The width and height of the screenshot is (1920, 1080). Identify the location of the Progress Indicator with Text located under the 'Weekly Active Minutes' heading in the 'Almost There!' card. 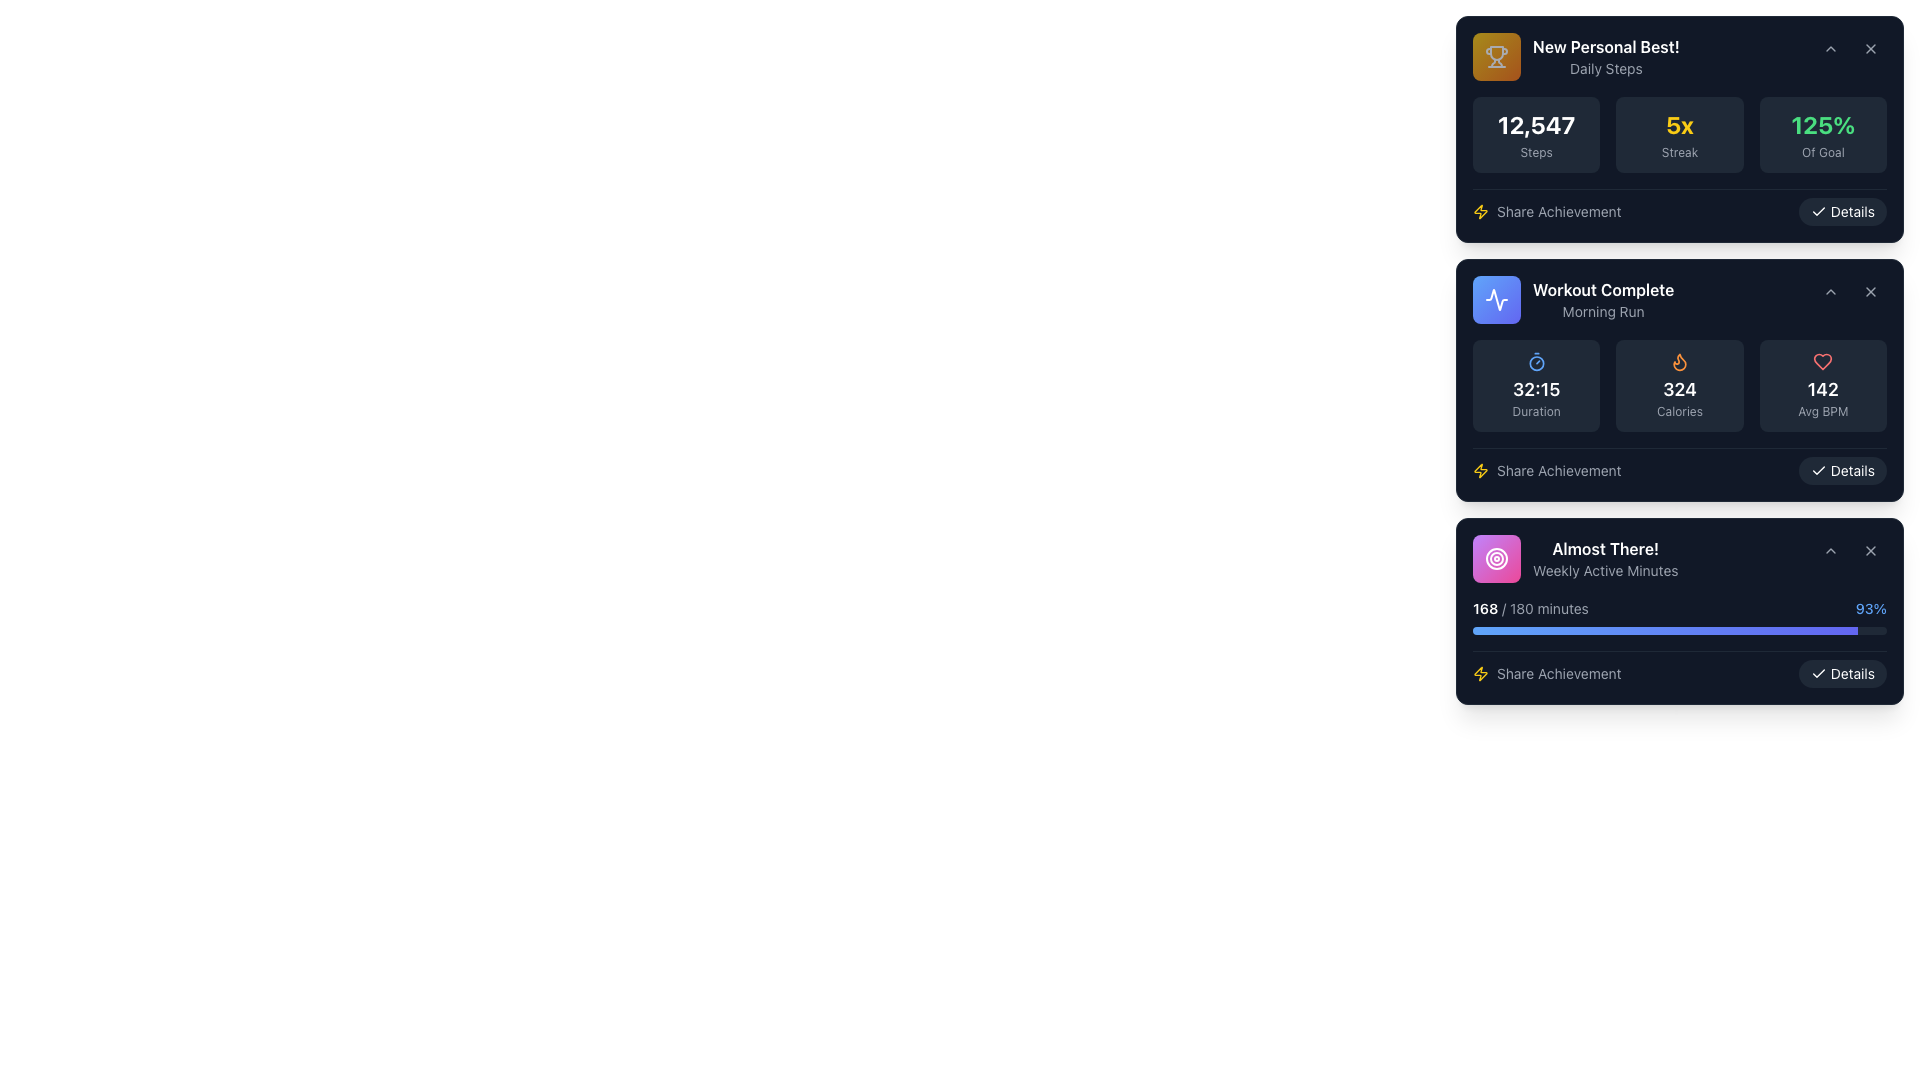
(1680, 616).